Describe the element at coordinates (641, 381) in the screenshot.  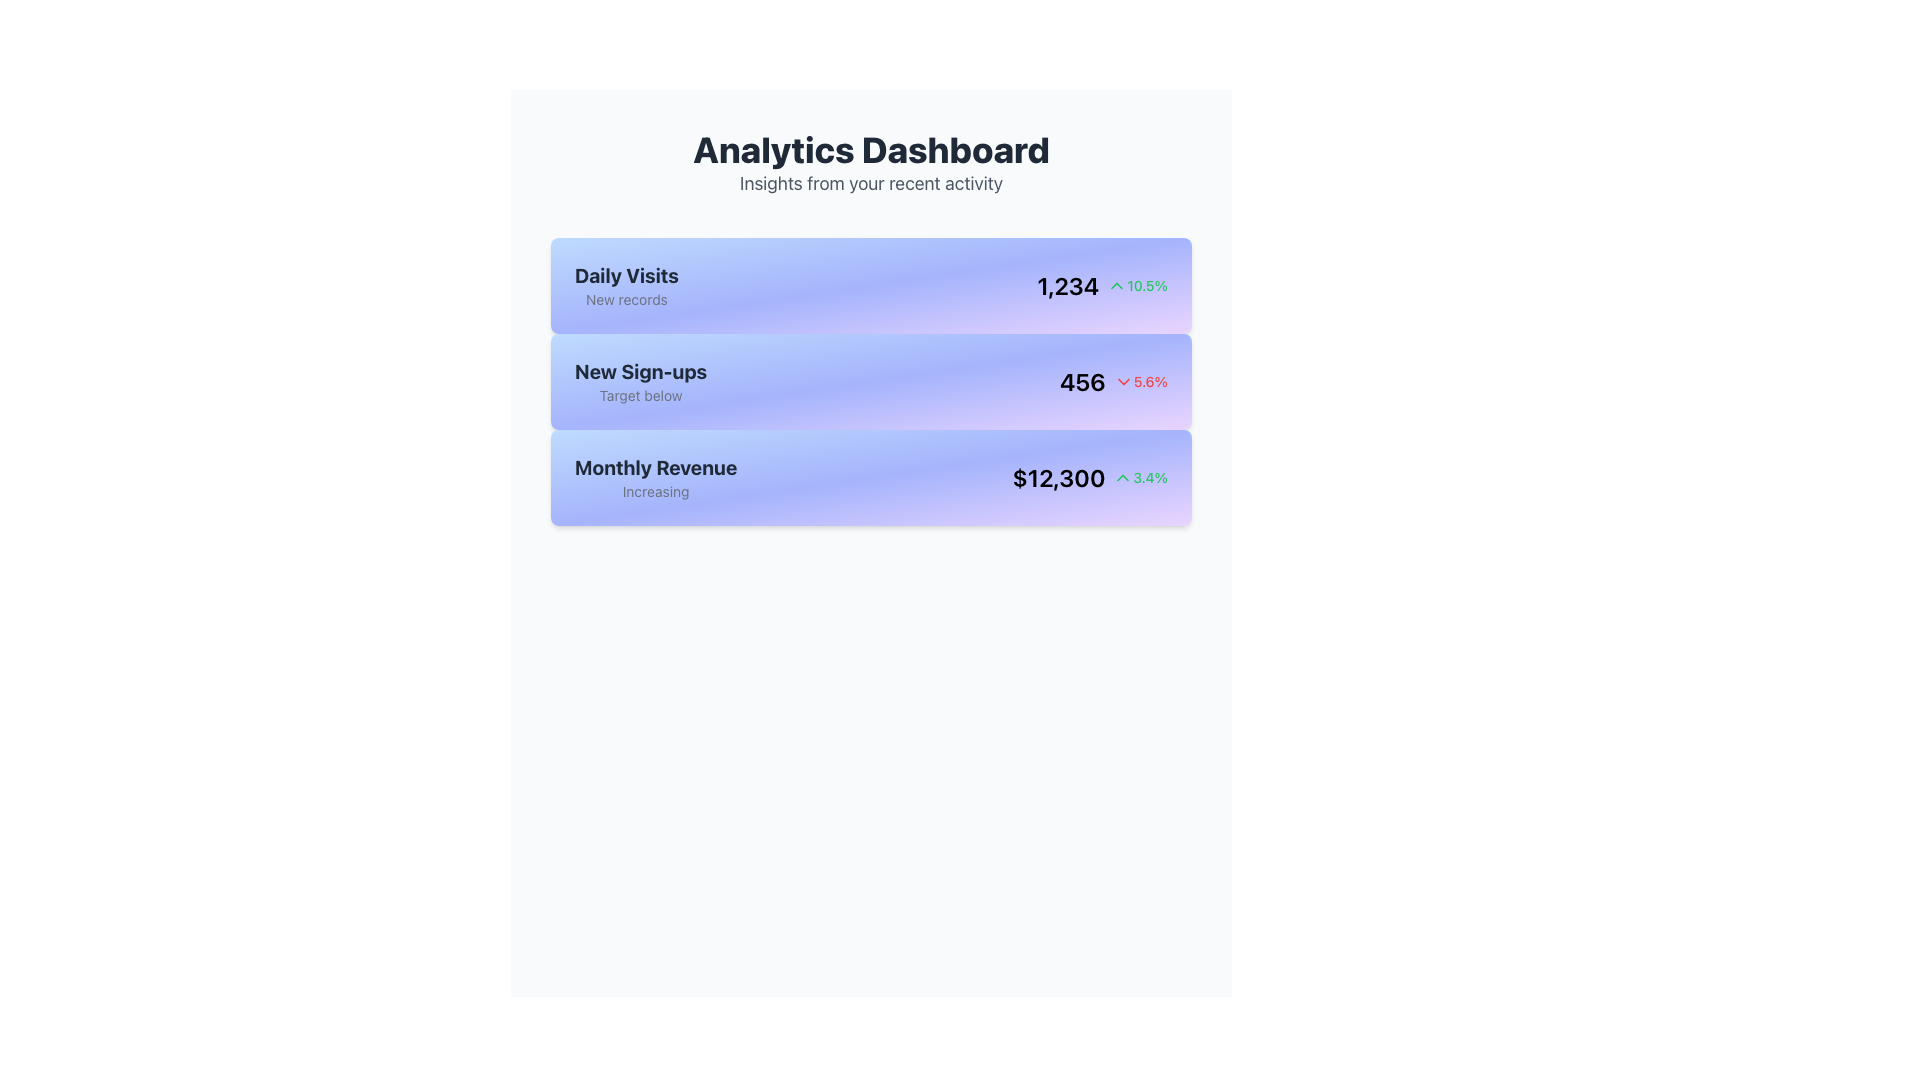
I see `the Label group with the heading 'New Sign-ups' and subtitle 'Target below' in the Analytics Dashboard interface, located in the second row of the card layout` at that location.